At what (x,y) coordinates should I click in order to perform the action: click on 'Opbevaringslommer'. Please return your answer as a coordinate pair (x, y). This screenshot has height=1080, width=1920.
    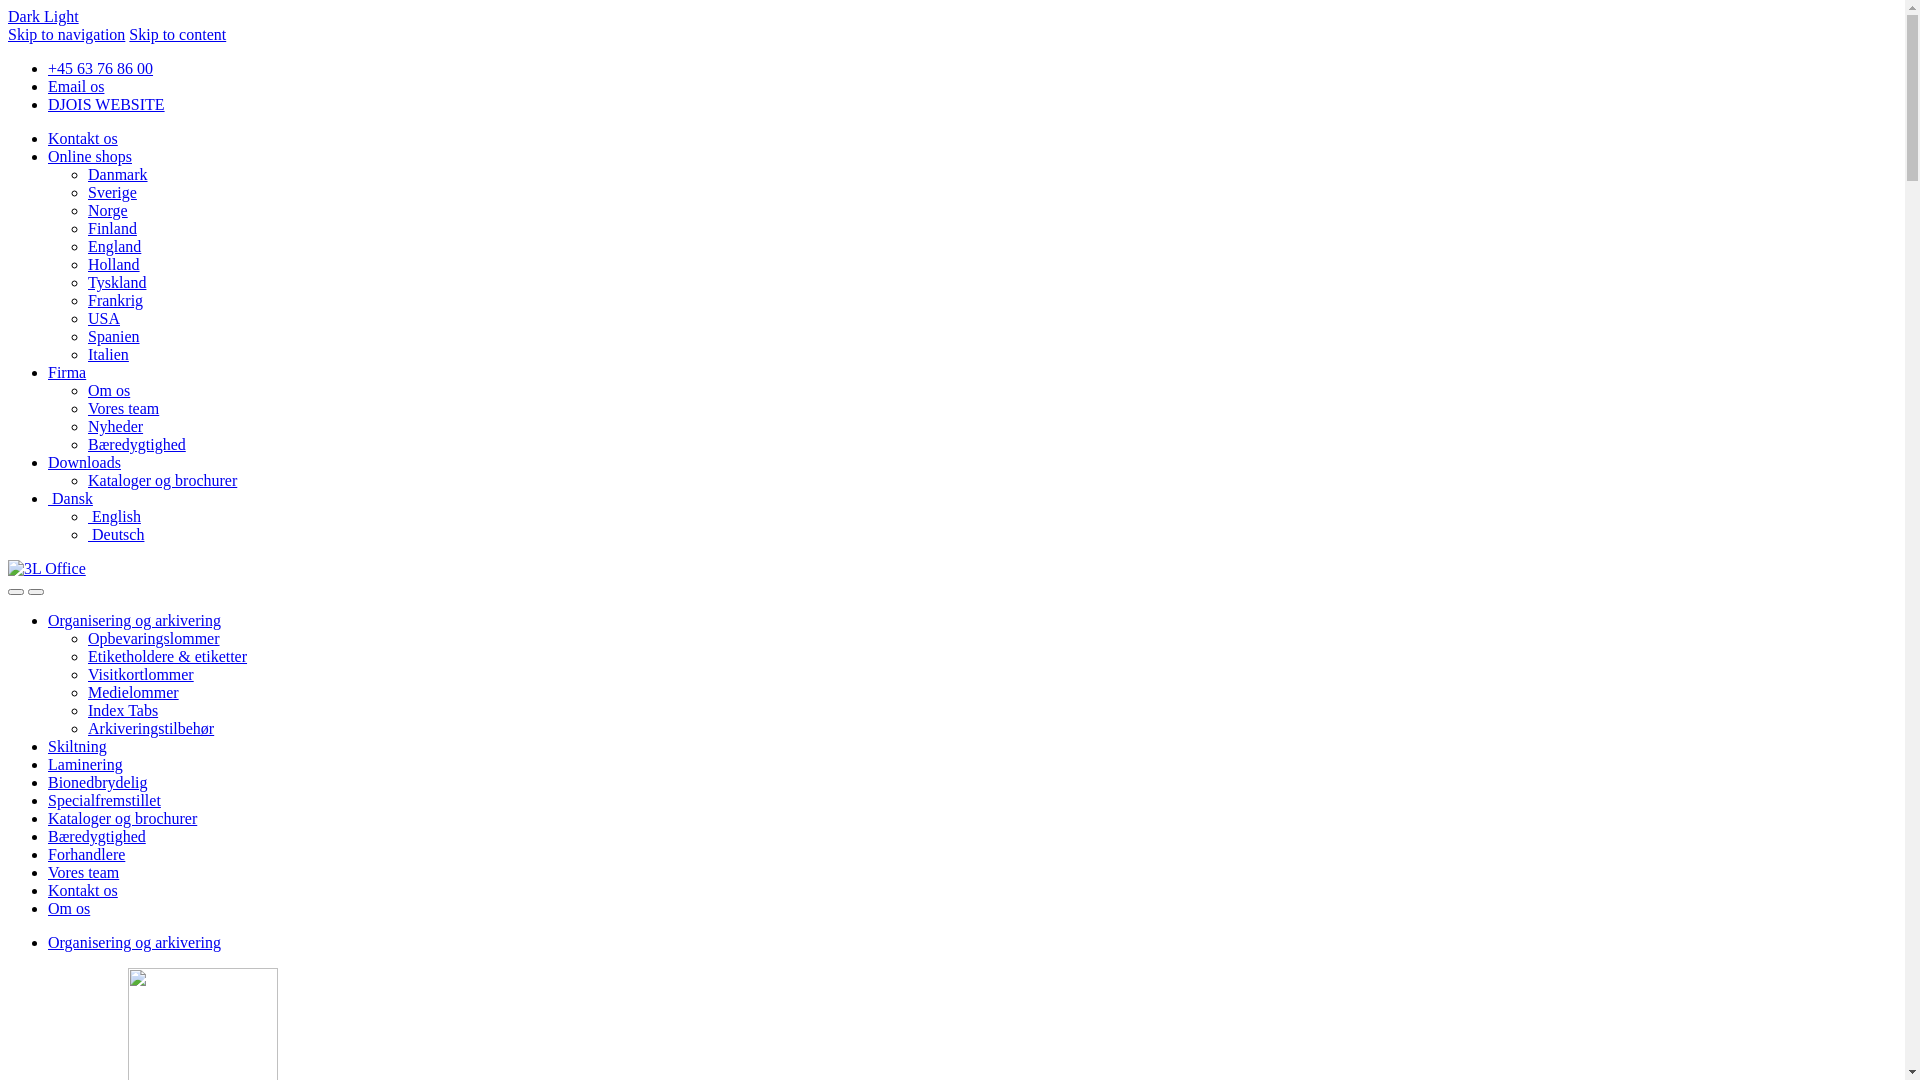
    Looking at the image, I should click on (152, 638).